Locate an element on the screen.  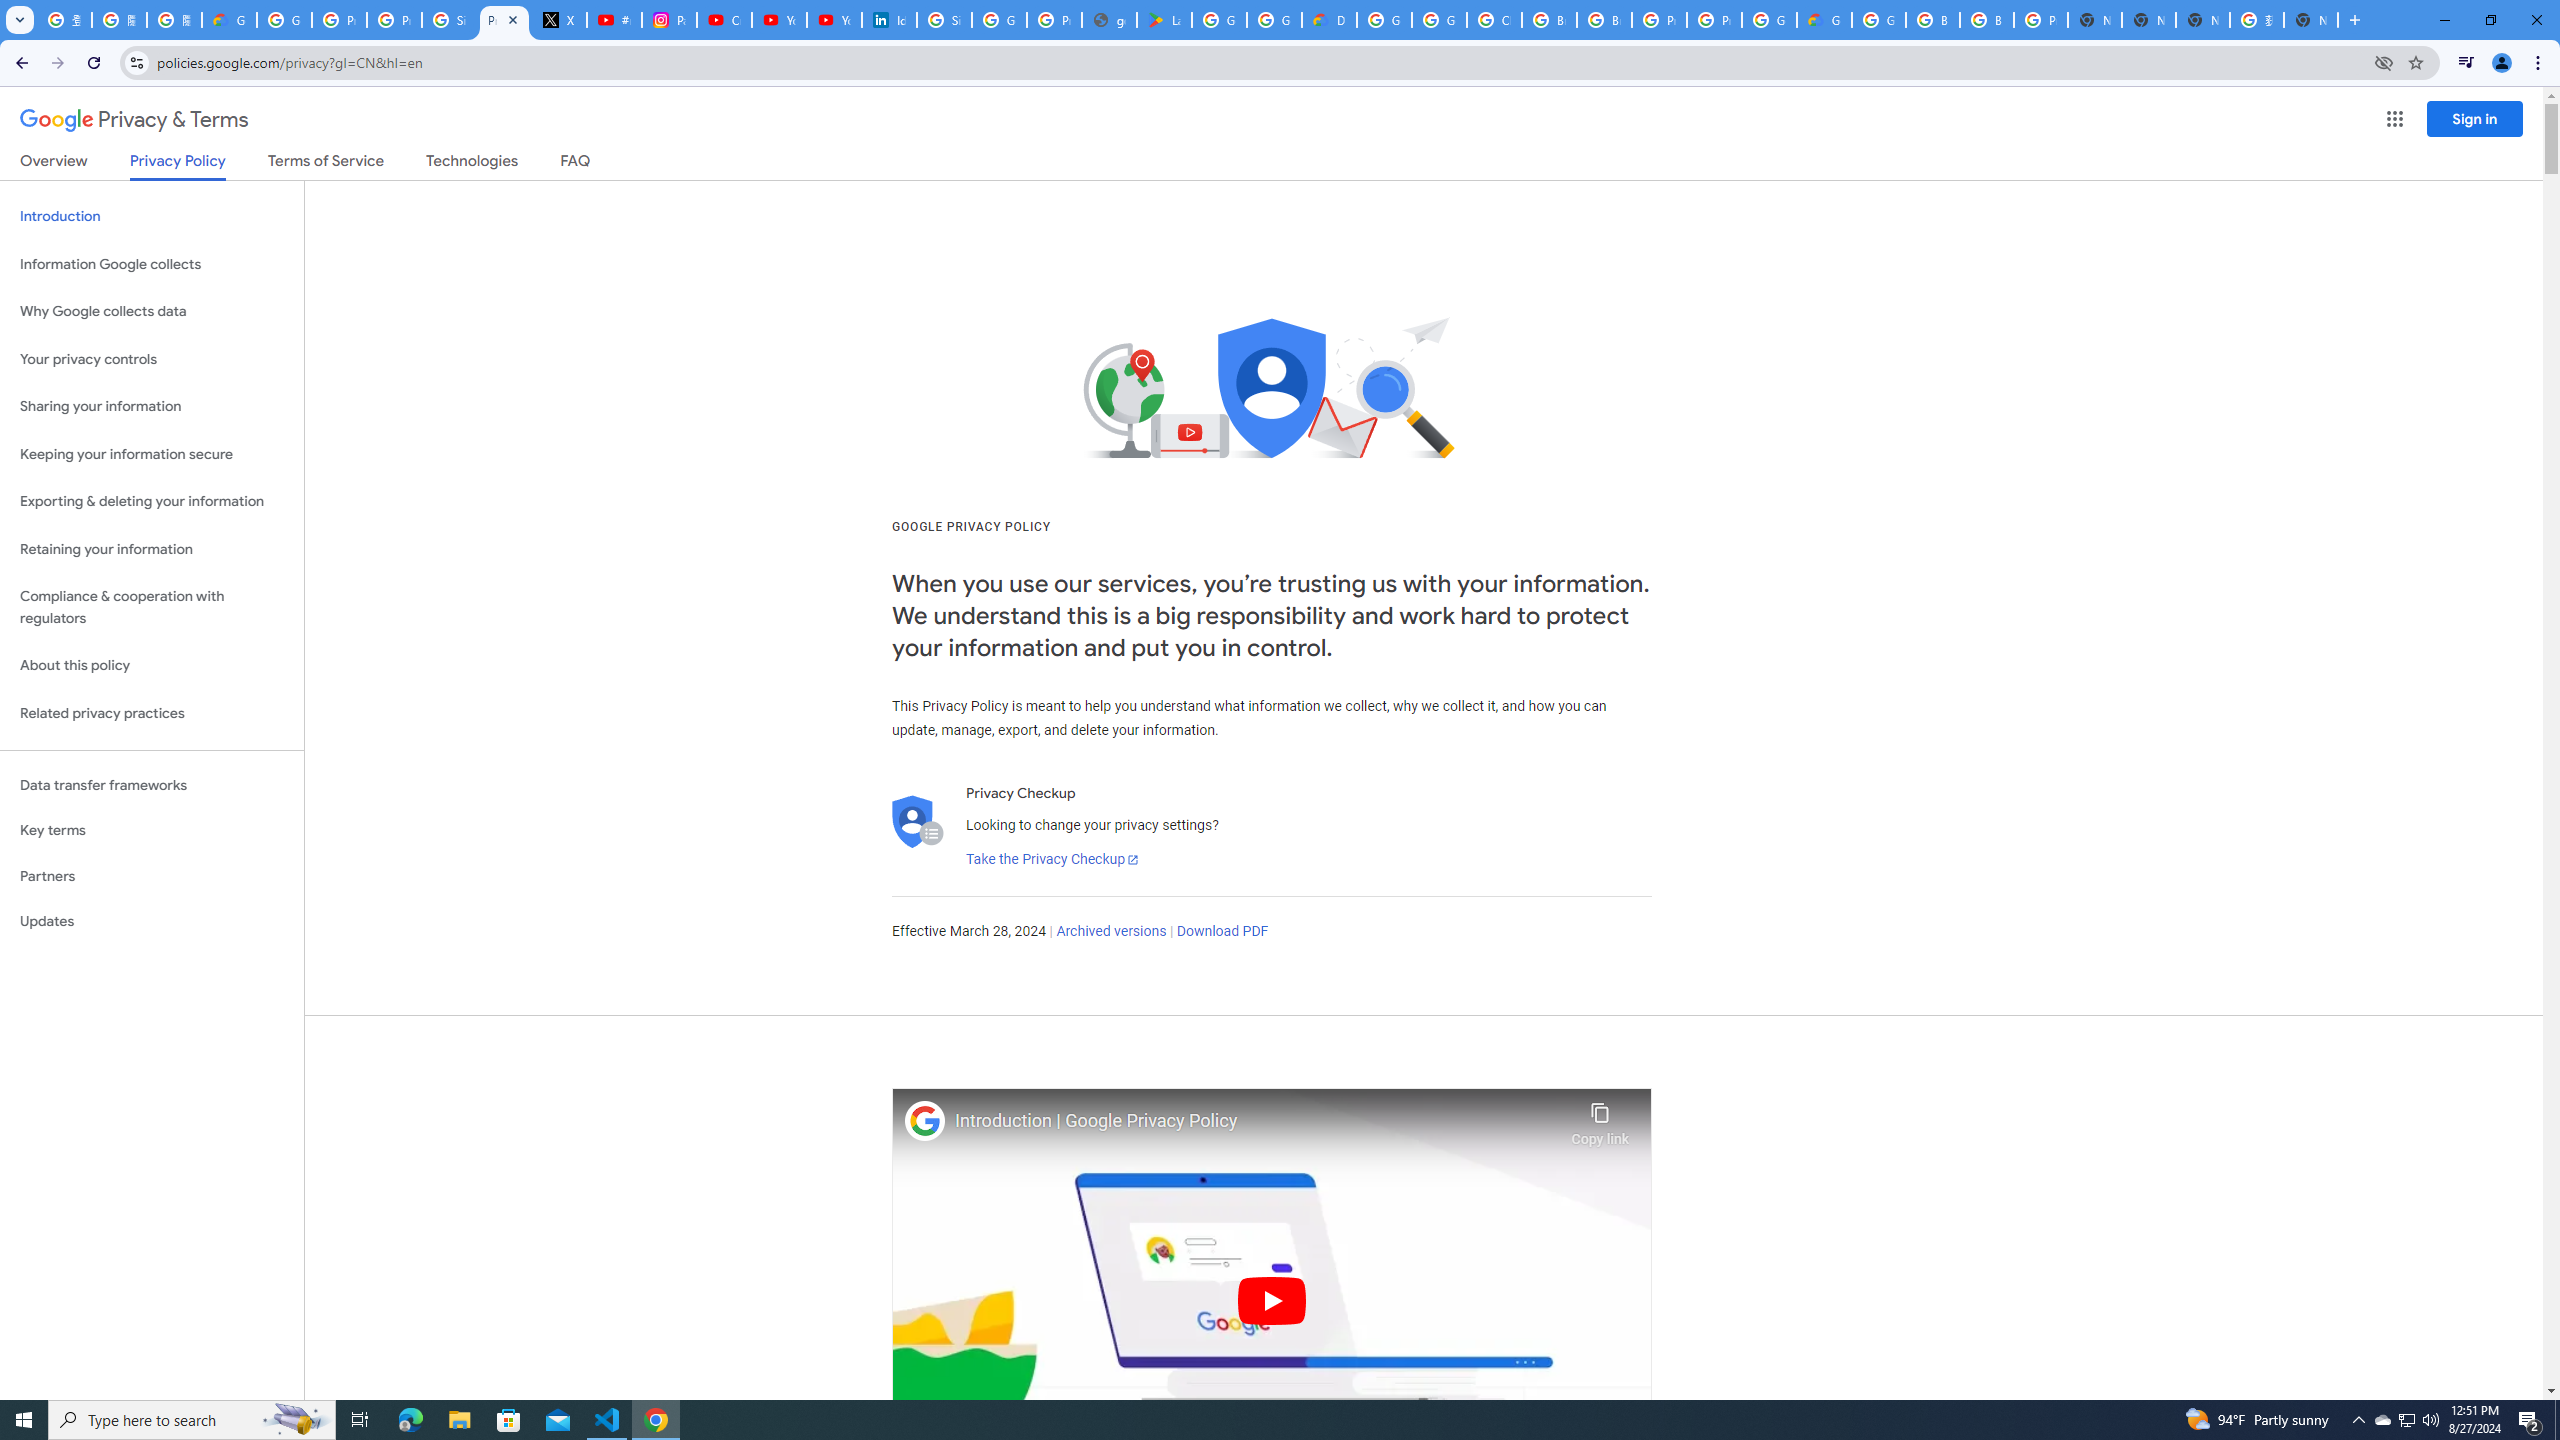
'About this policy' is located at coordinates (151, 666).